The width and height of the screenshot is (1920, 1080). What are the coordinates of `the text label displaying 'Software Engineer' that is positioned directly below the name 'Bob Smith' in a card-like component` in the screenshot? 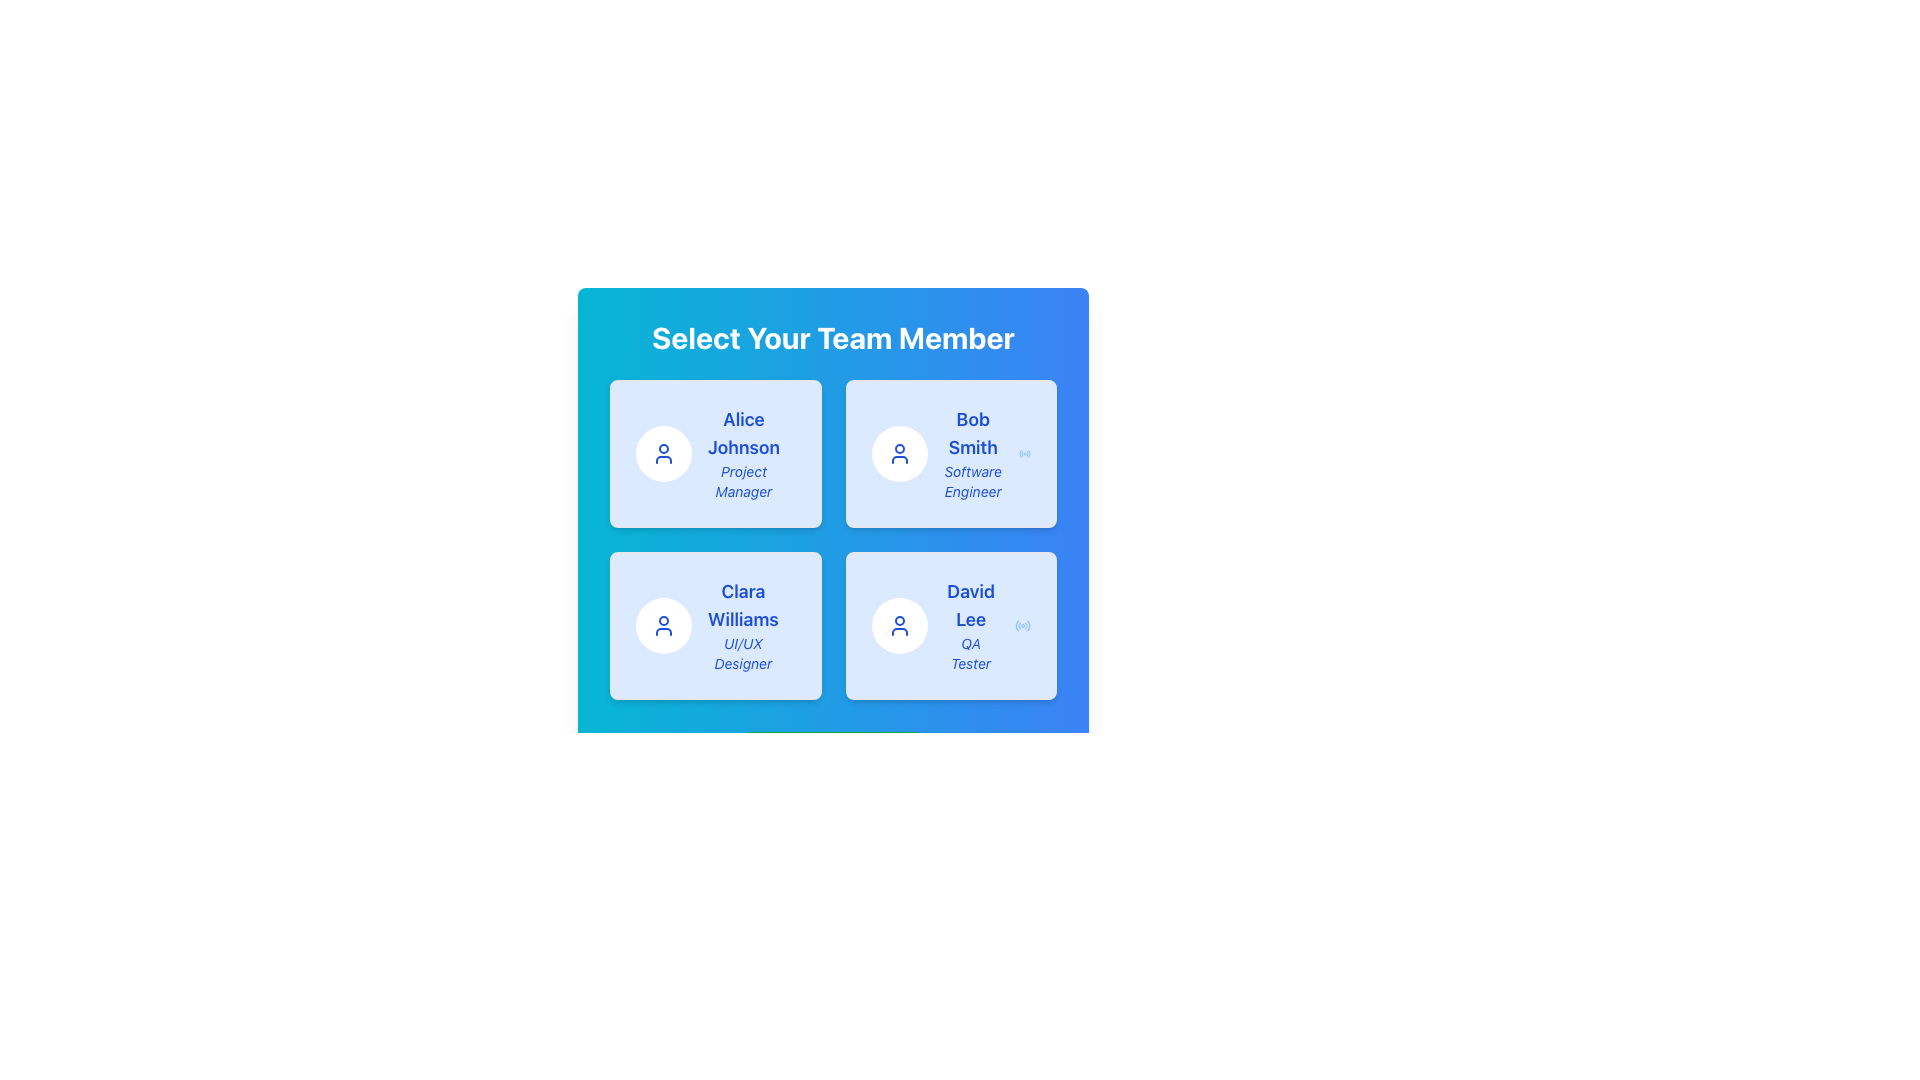 It's located at (973, 482).